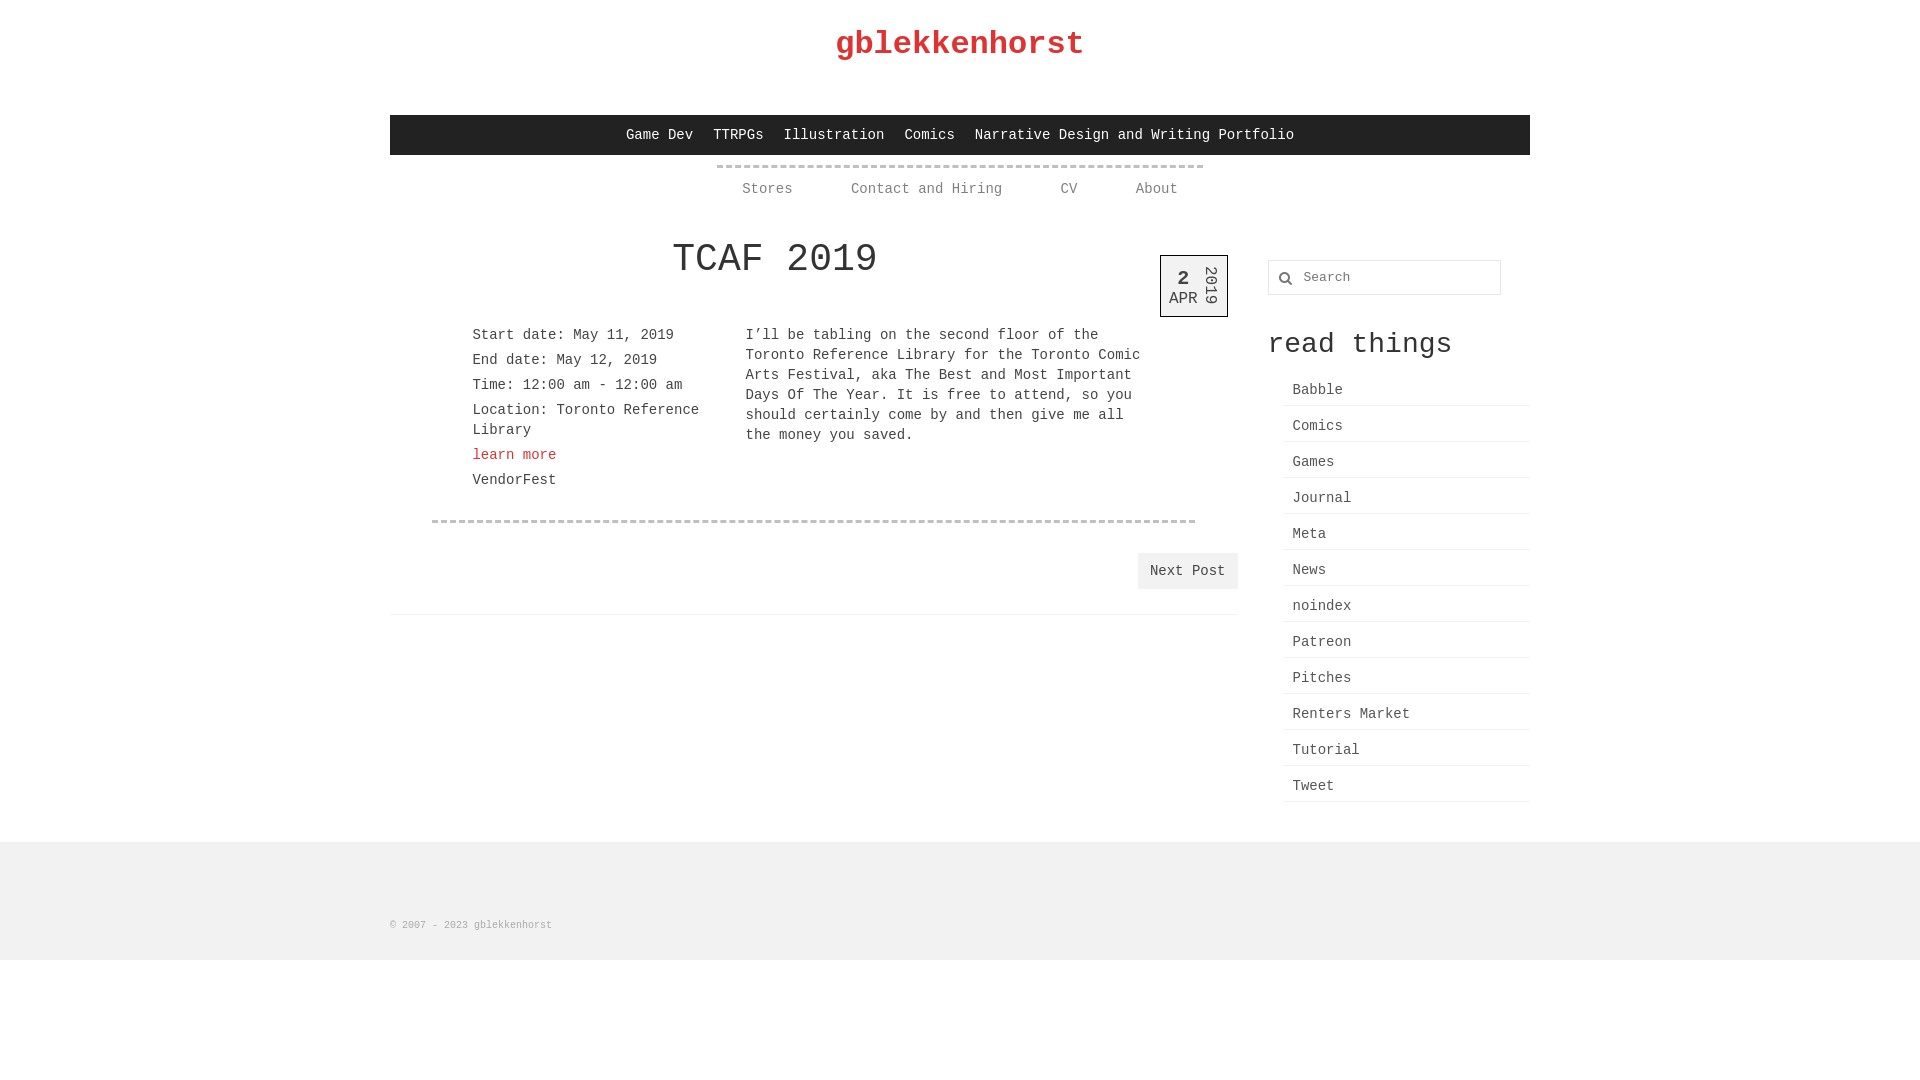  I want to click on 'learn more', so click(470, 455).